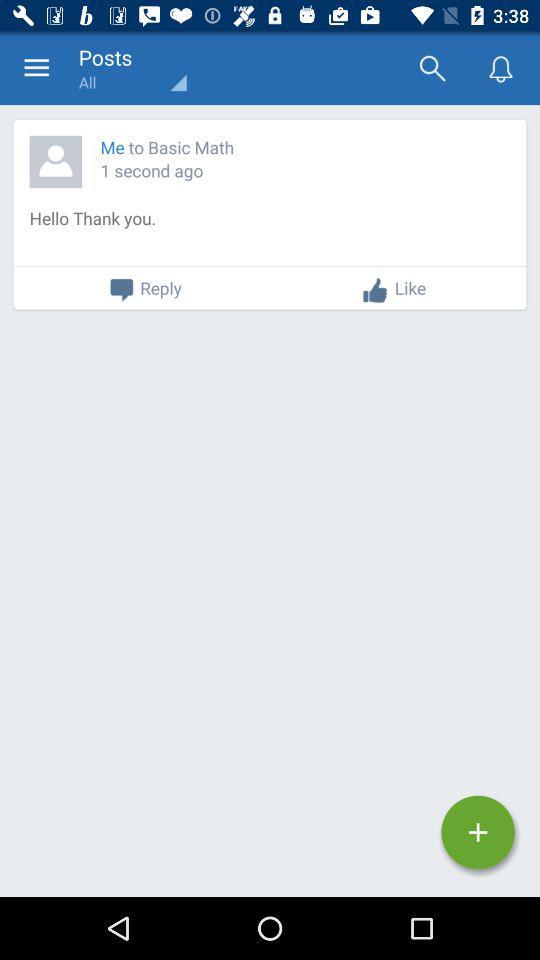  I want to click on the add icon, so click(477, 832).